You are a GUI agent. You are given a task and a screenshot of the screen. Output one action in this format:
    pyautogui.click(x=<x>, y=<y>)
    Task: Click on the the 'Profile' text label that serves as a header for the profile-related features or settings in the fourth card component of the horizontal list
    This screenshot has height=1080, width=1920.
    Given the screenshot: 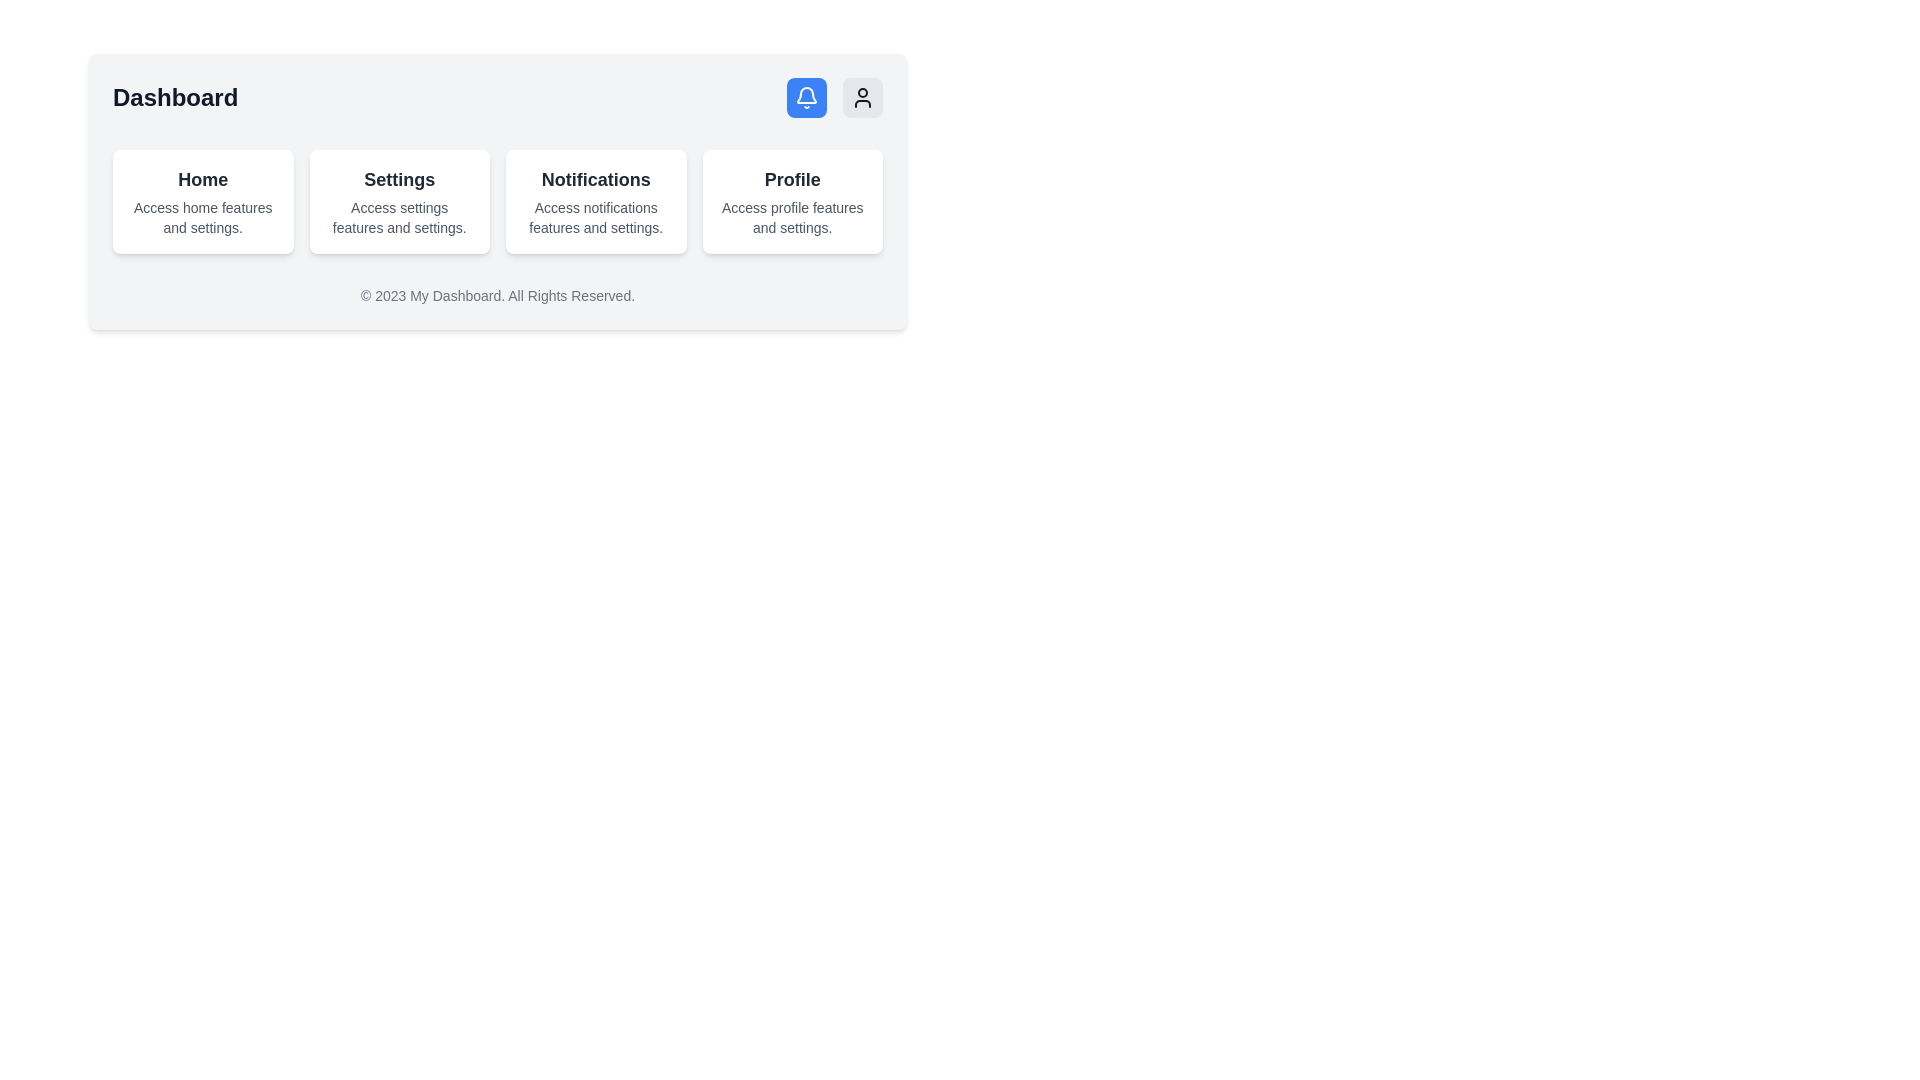 What is the action you would take?
    pyautogui.click(x=791, y=180)
    